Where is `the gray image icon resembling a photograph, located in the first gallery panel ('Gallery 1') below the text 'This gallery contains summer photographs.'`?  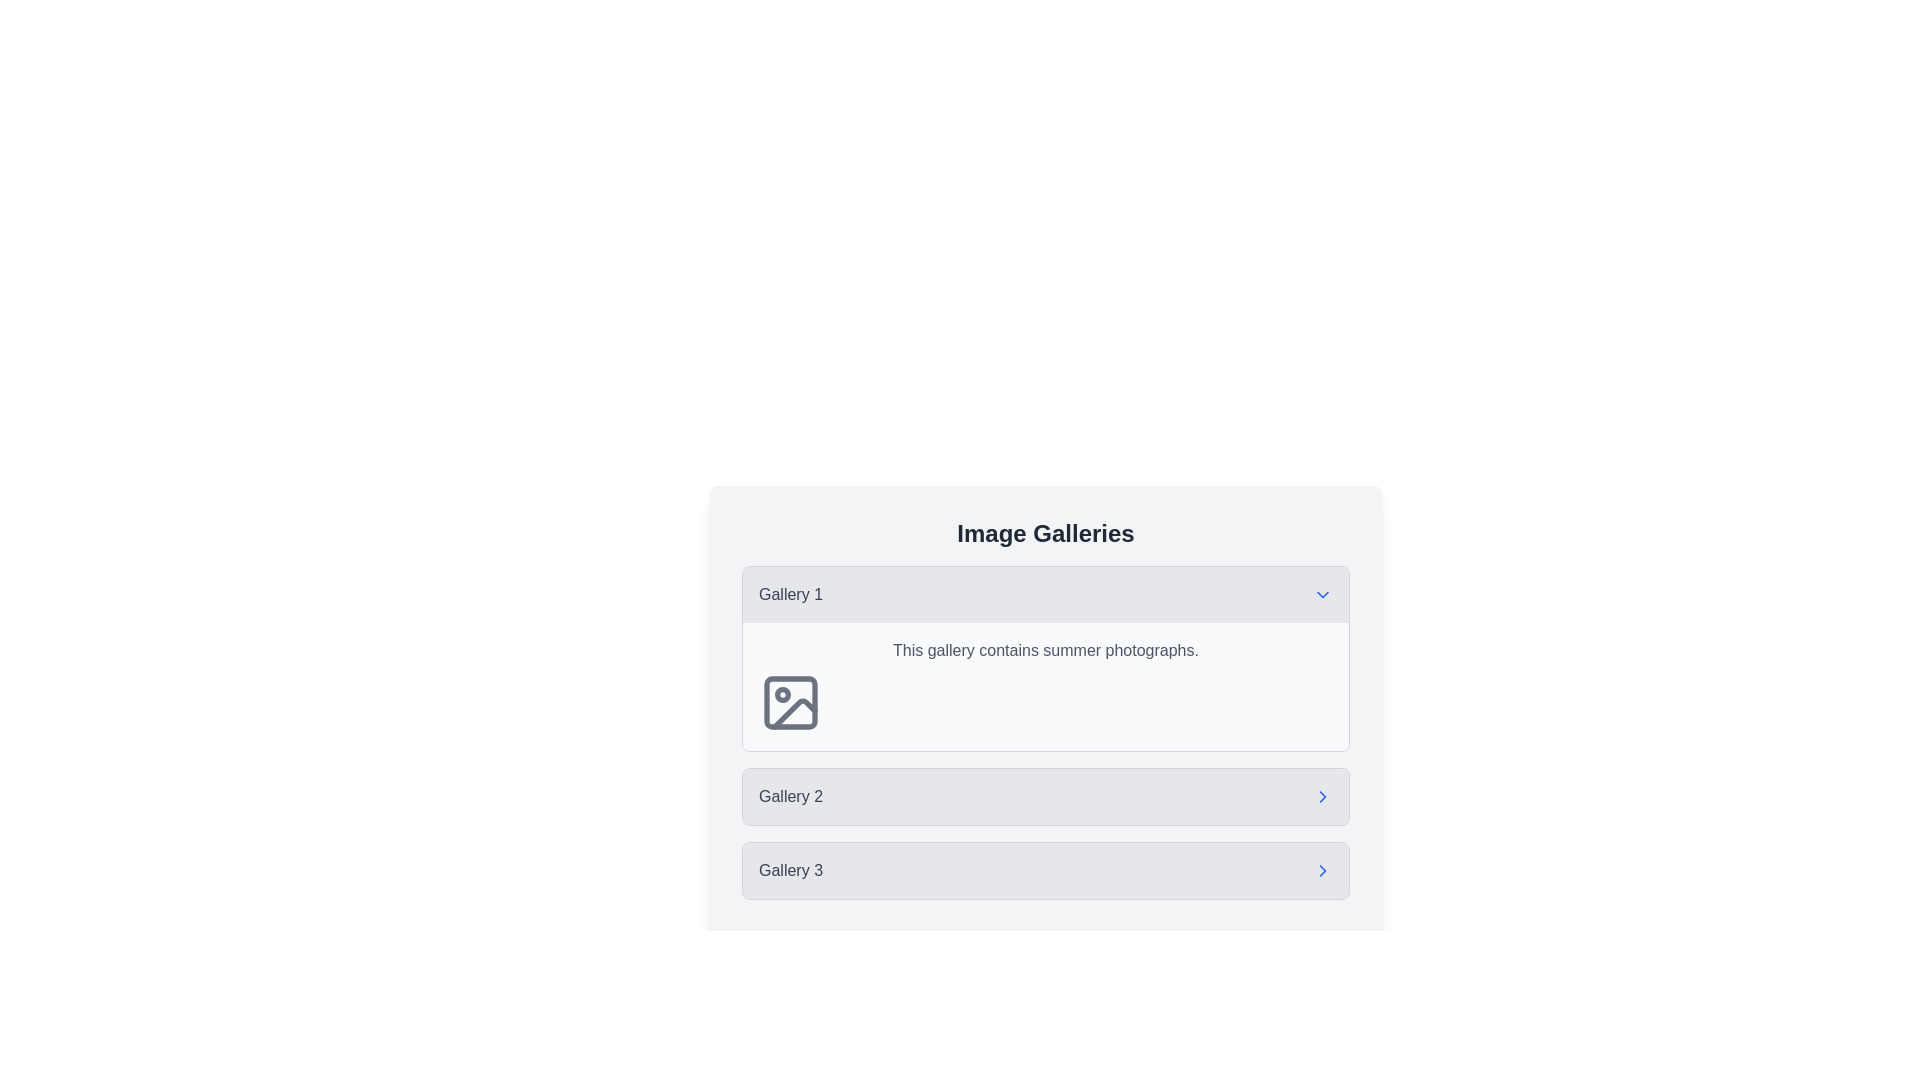
the gray image icon resembling a photograph, located in the first gallery panel ('Gallery 1') below the text 'This gallery contains summer photographs.' is located at coordinates (790, 701).